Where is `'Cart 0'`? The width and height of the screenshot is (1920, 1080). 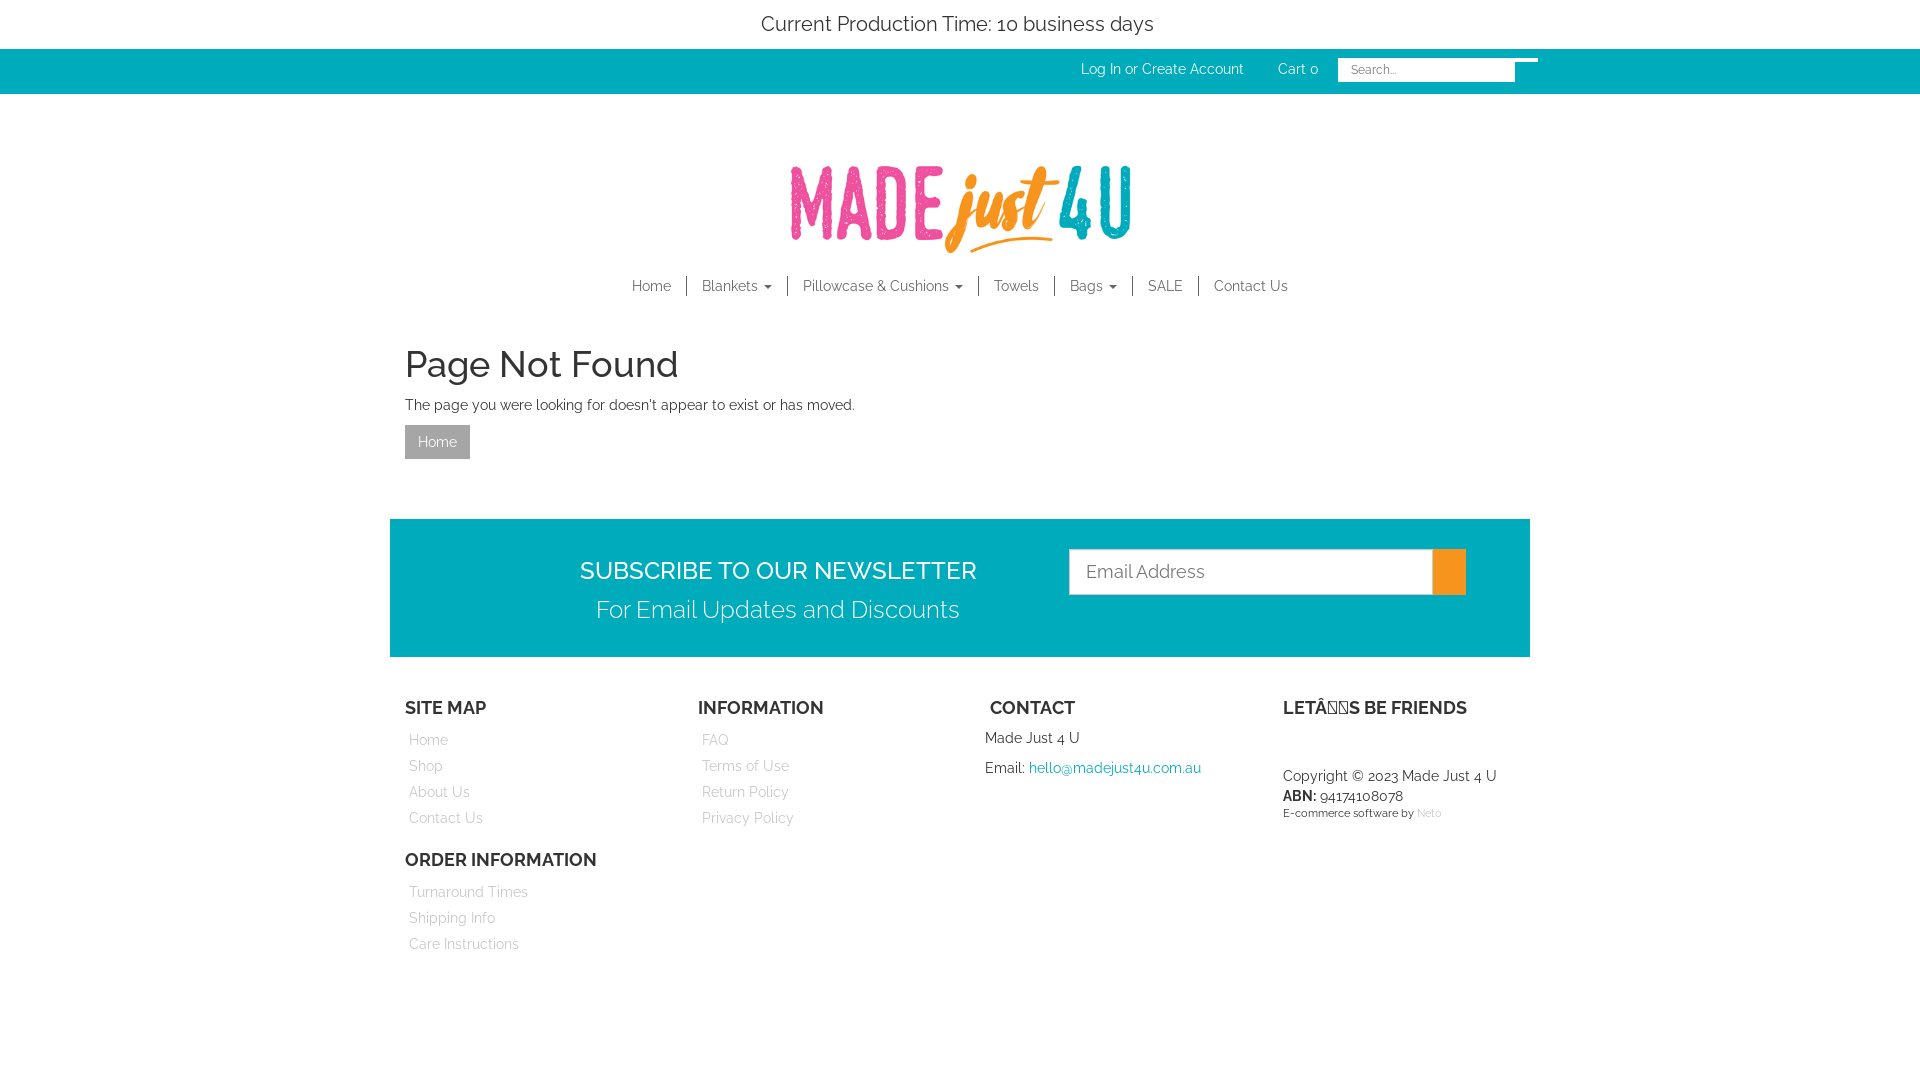
'Cart 0' is located at coordinates (1298, 68).